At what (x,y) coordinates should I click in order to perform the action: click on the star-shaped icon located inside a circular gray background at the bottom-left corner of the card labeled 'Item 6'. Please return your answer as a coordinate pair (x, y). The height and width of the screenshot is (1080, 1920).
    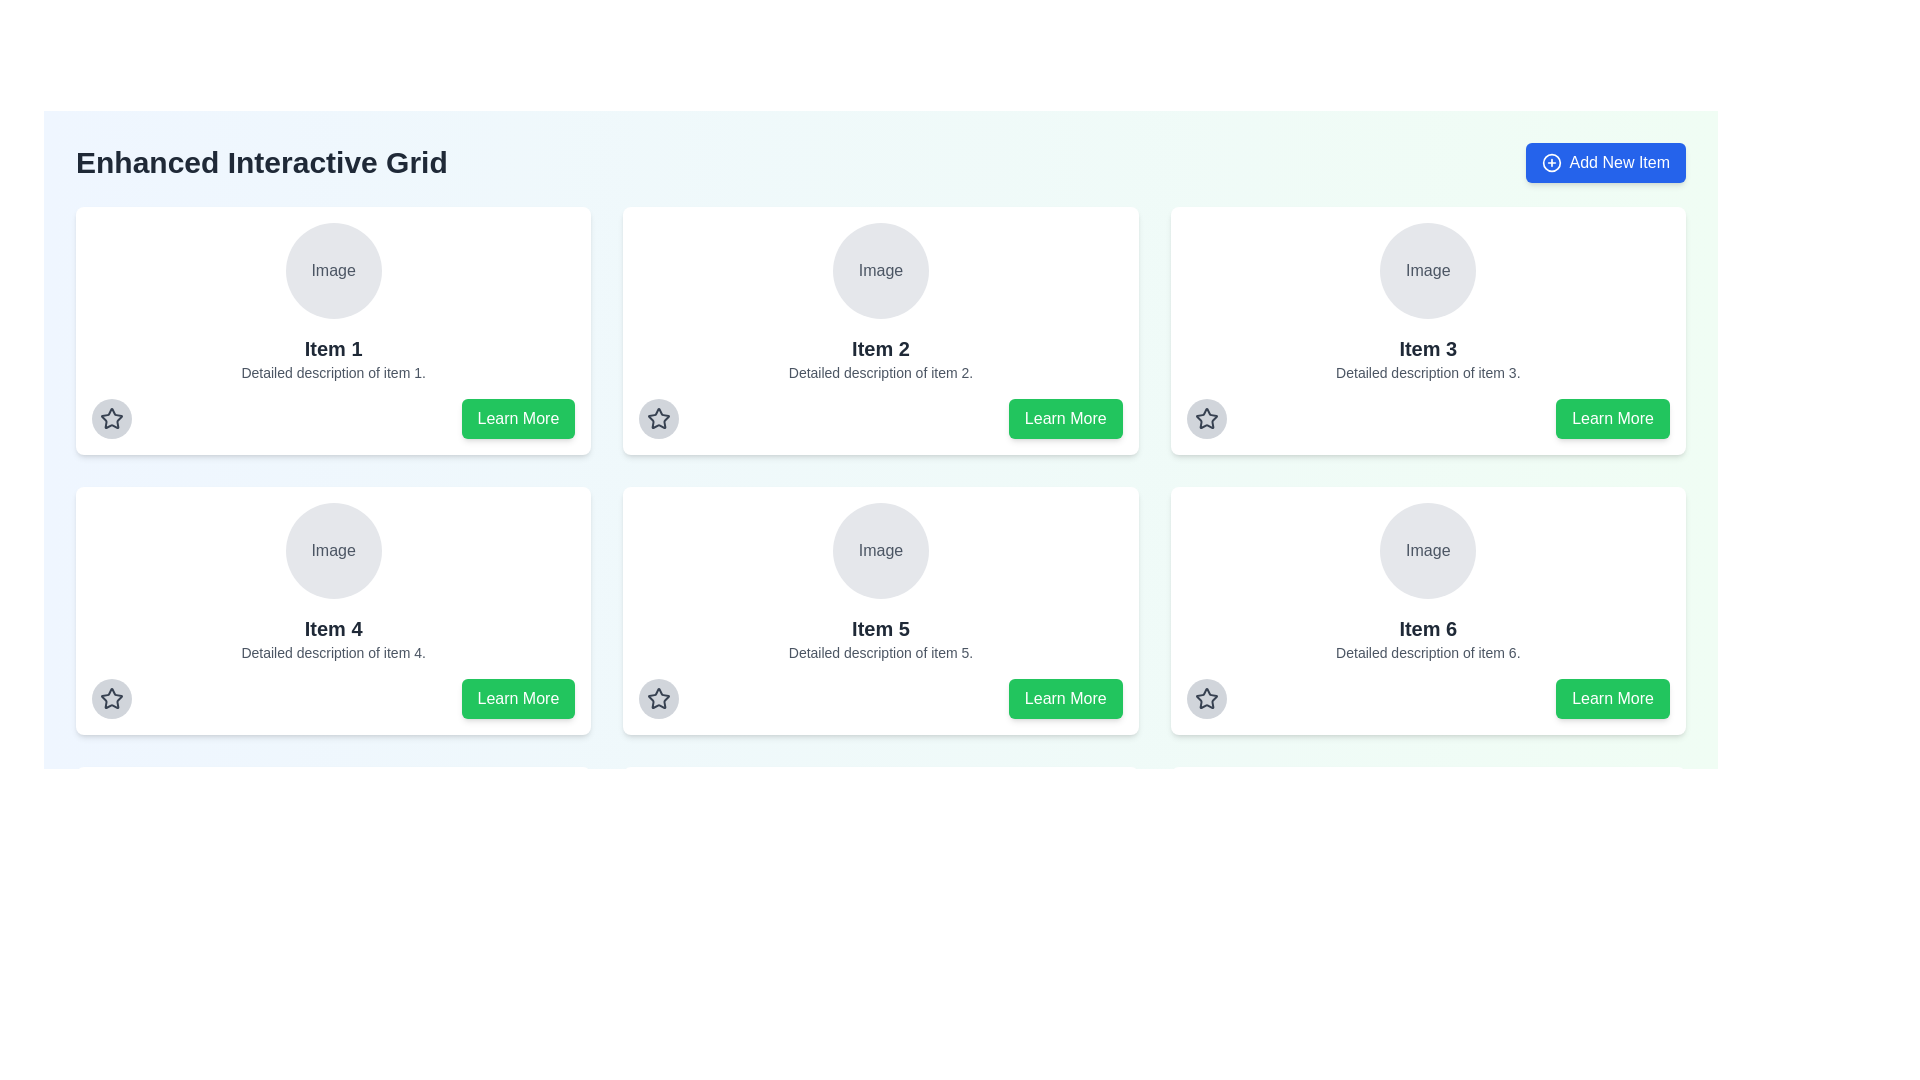
    Looking at the image, I should click on (1205, 697).